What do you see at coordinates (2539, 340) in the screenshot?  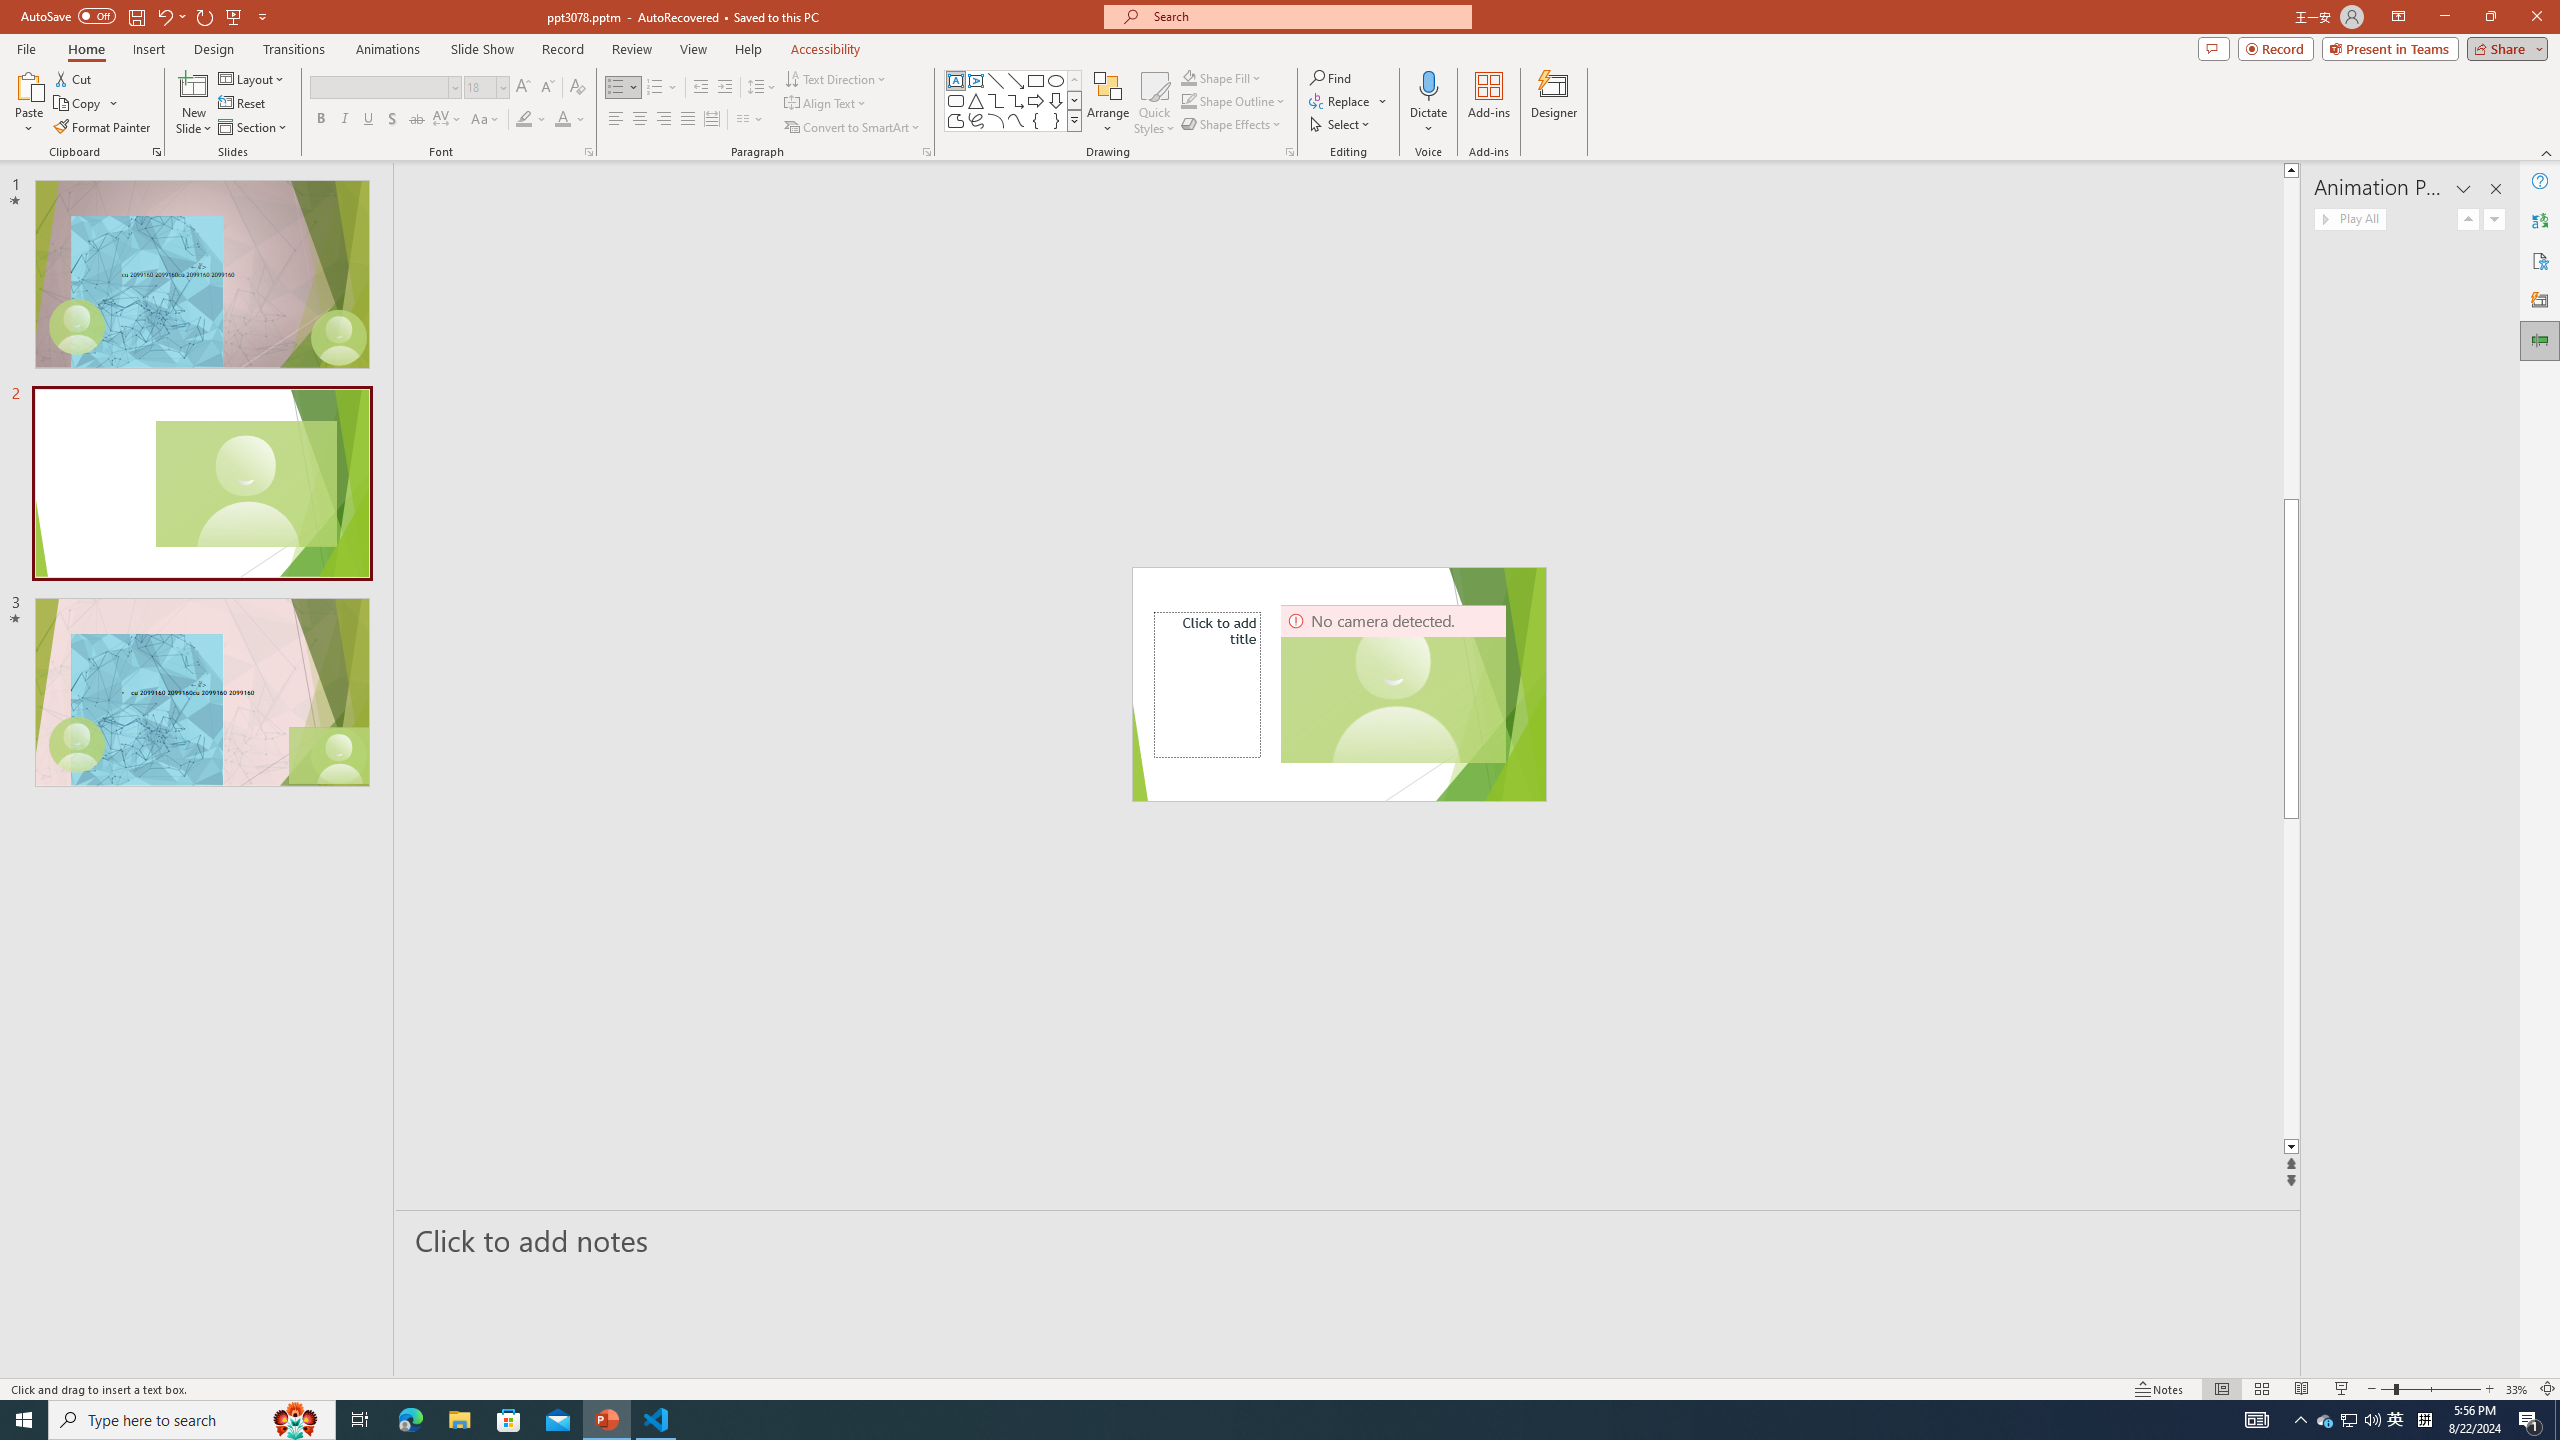 I see `'Animation Pane'` at bounding box center [2539, 340].